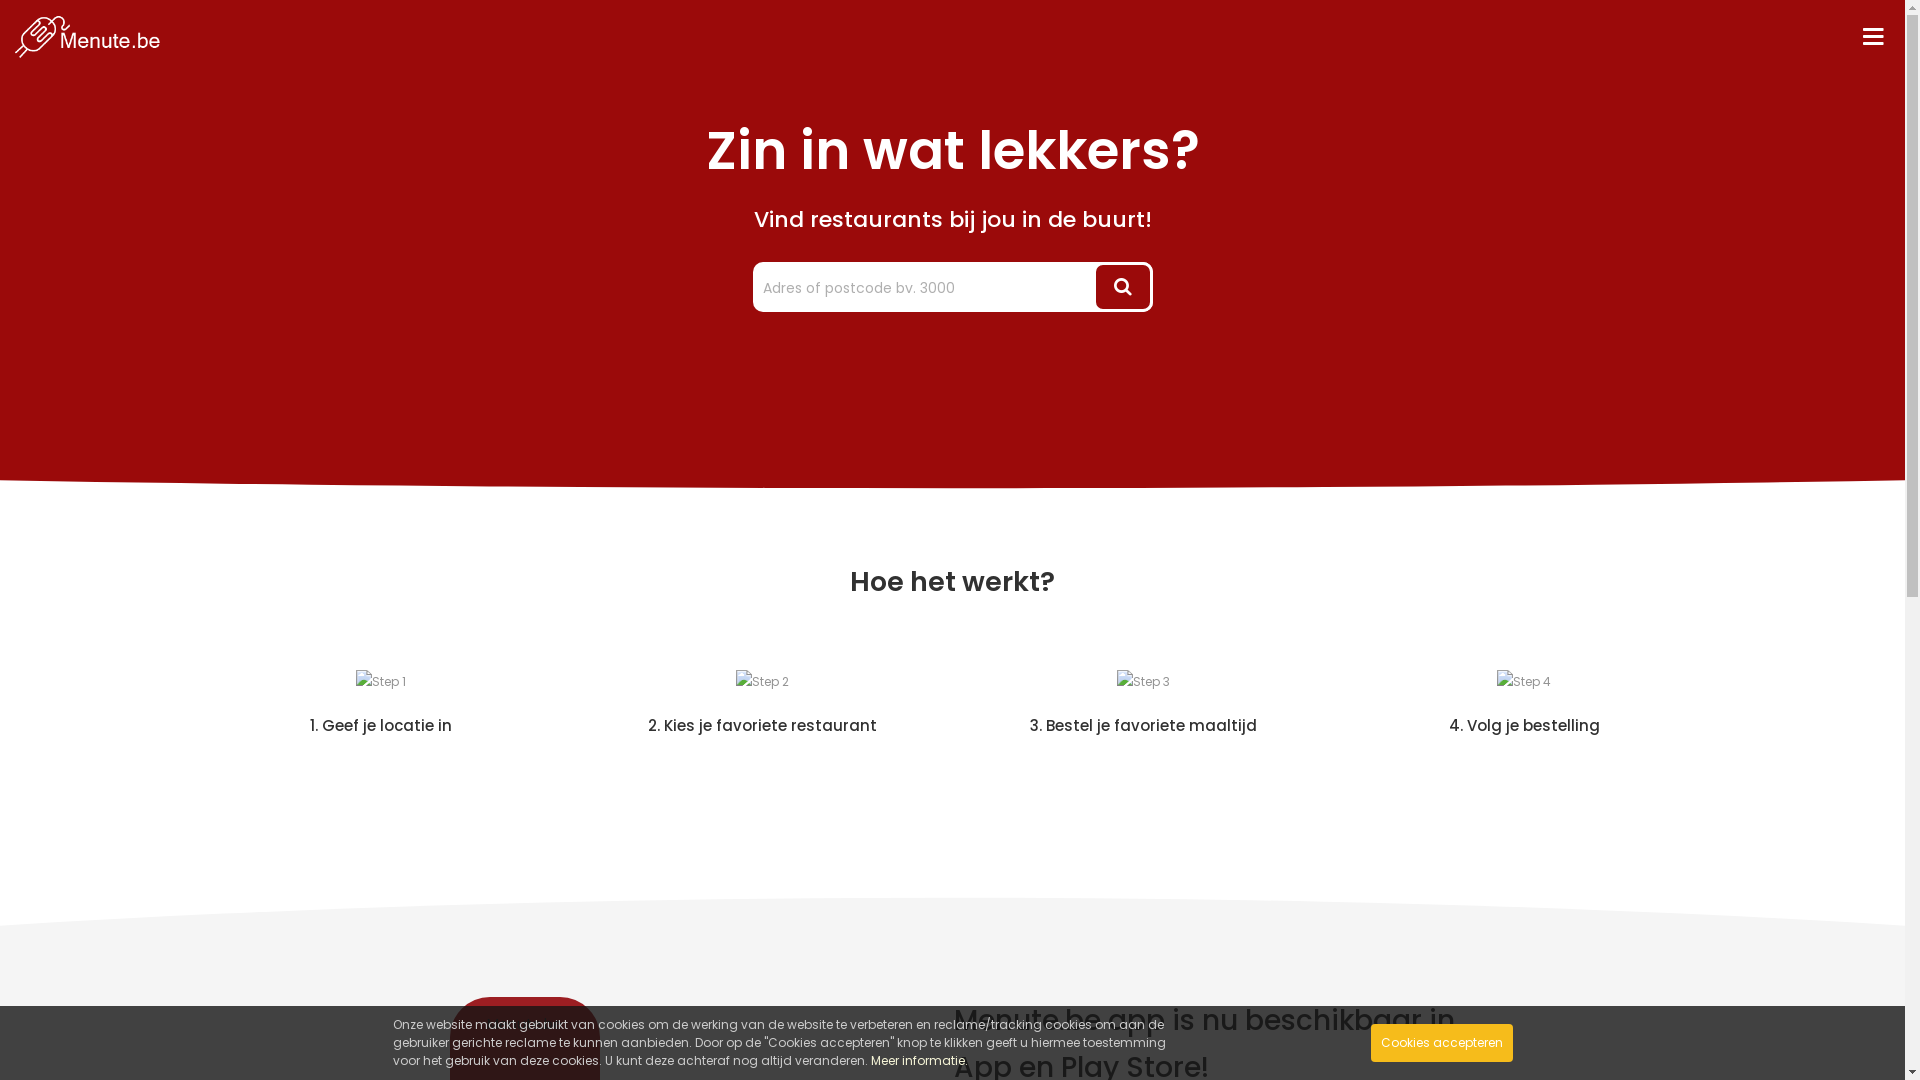 The width and height of the screenshot is (1920, 1080). Describe the element at coordinates (1142, 681) in the screenshot. I see `'Step 3'` at that location.